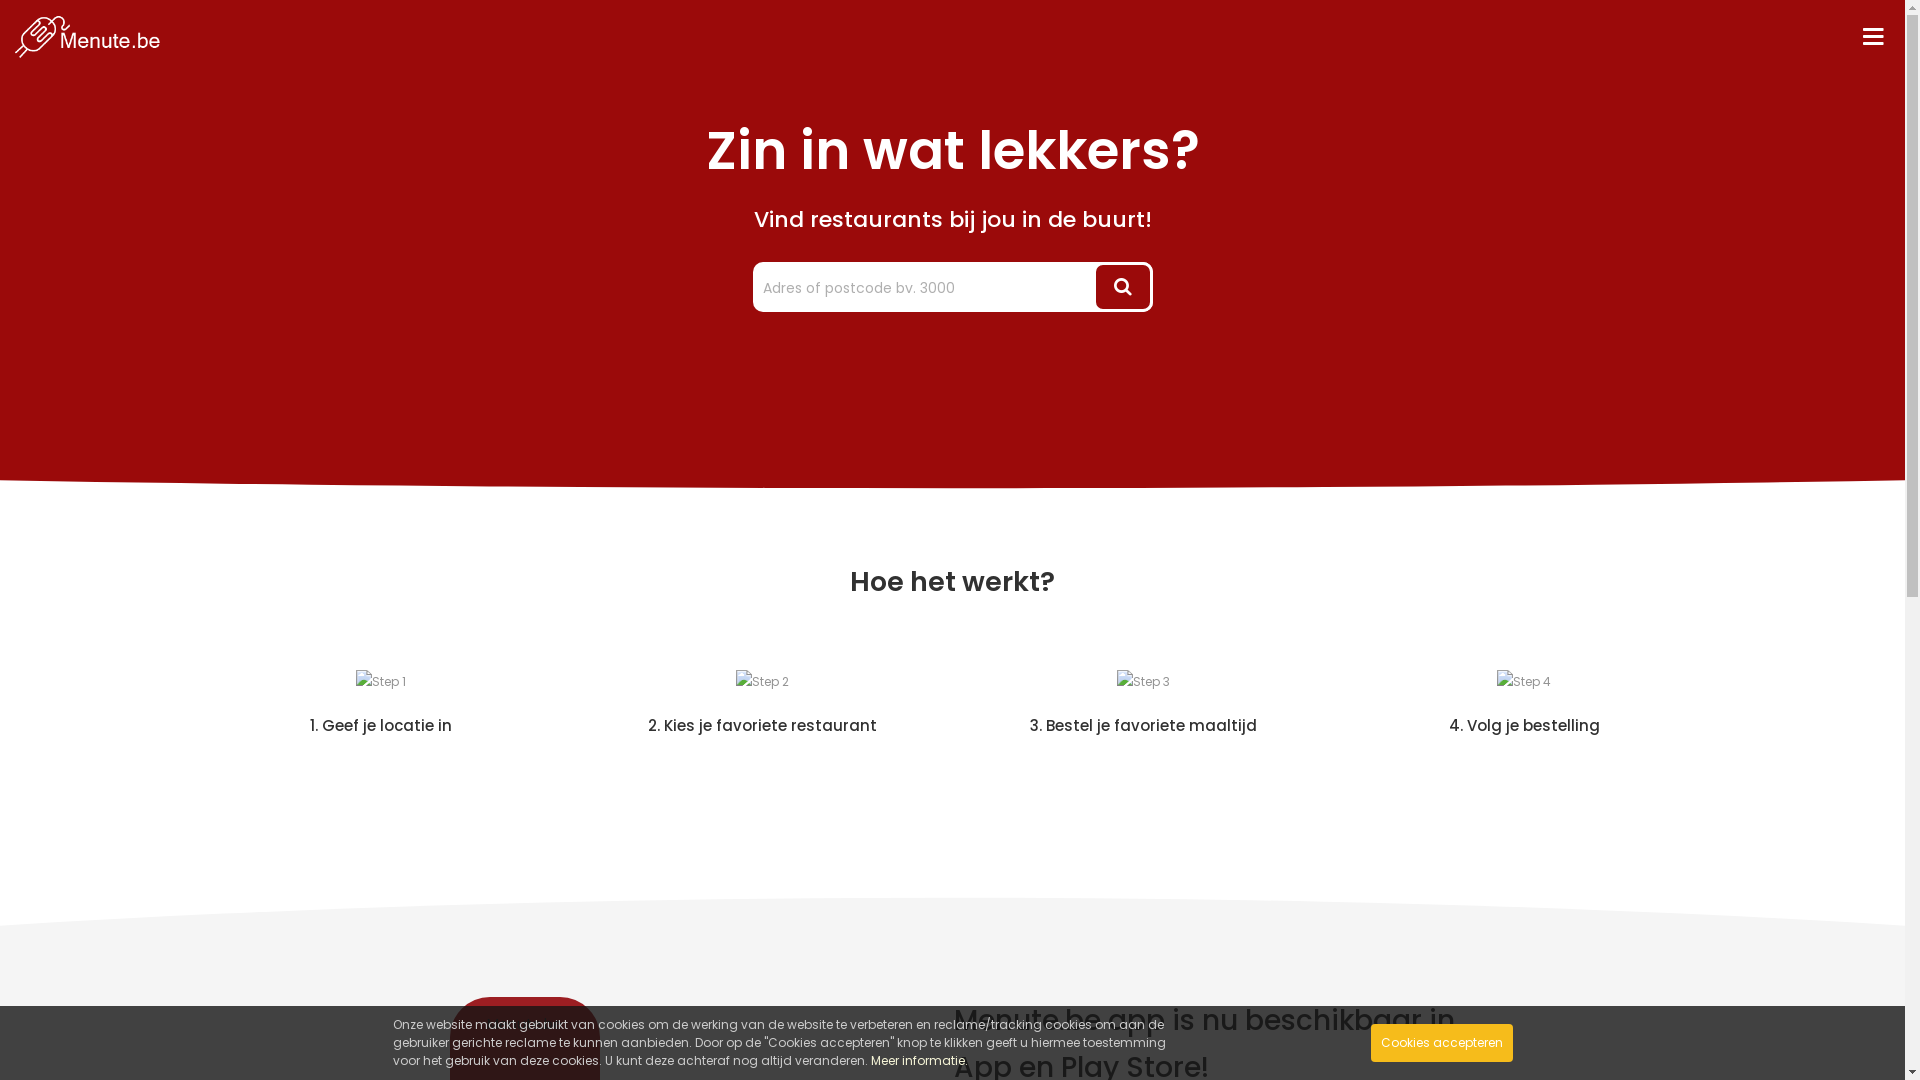 The width and height of the screenshot is (1920, 1080). Describe the element at coordinates (1142, 681) in the screenshot. I see `'Step 3'` at that location.